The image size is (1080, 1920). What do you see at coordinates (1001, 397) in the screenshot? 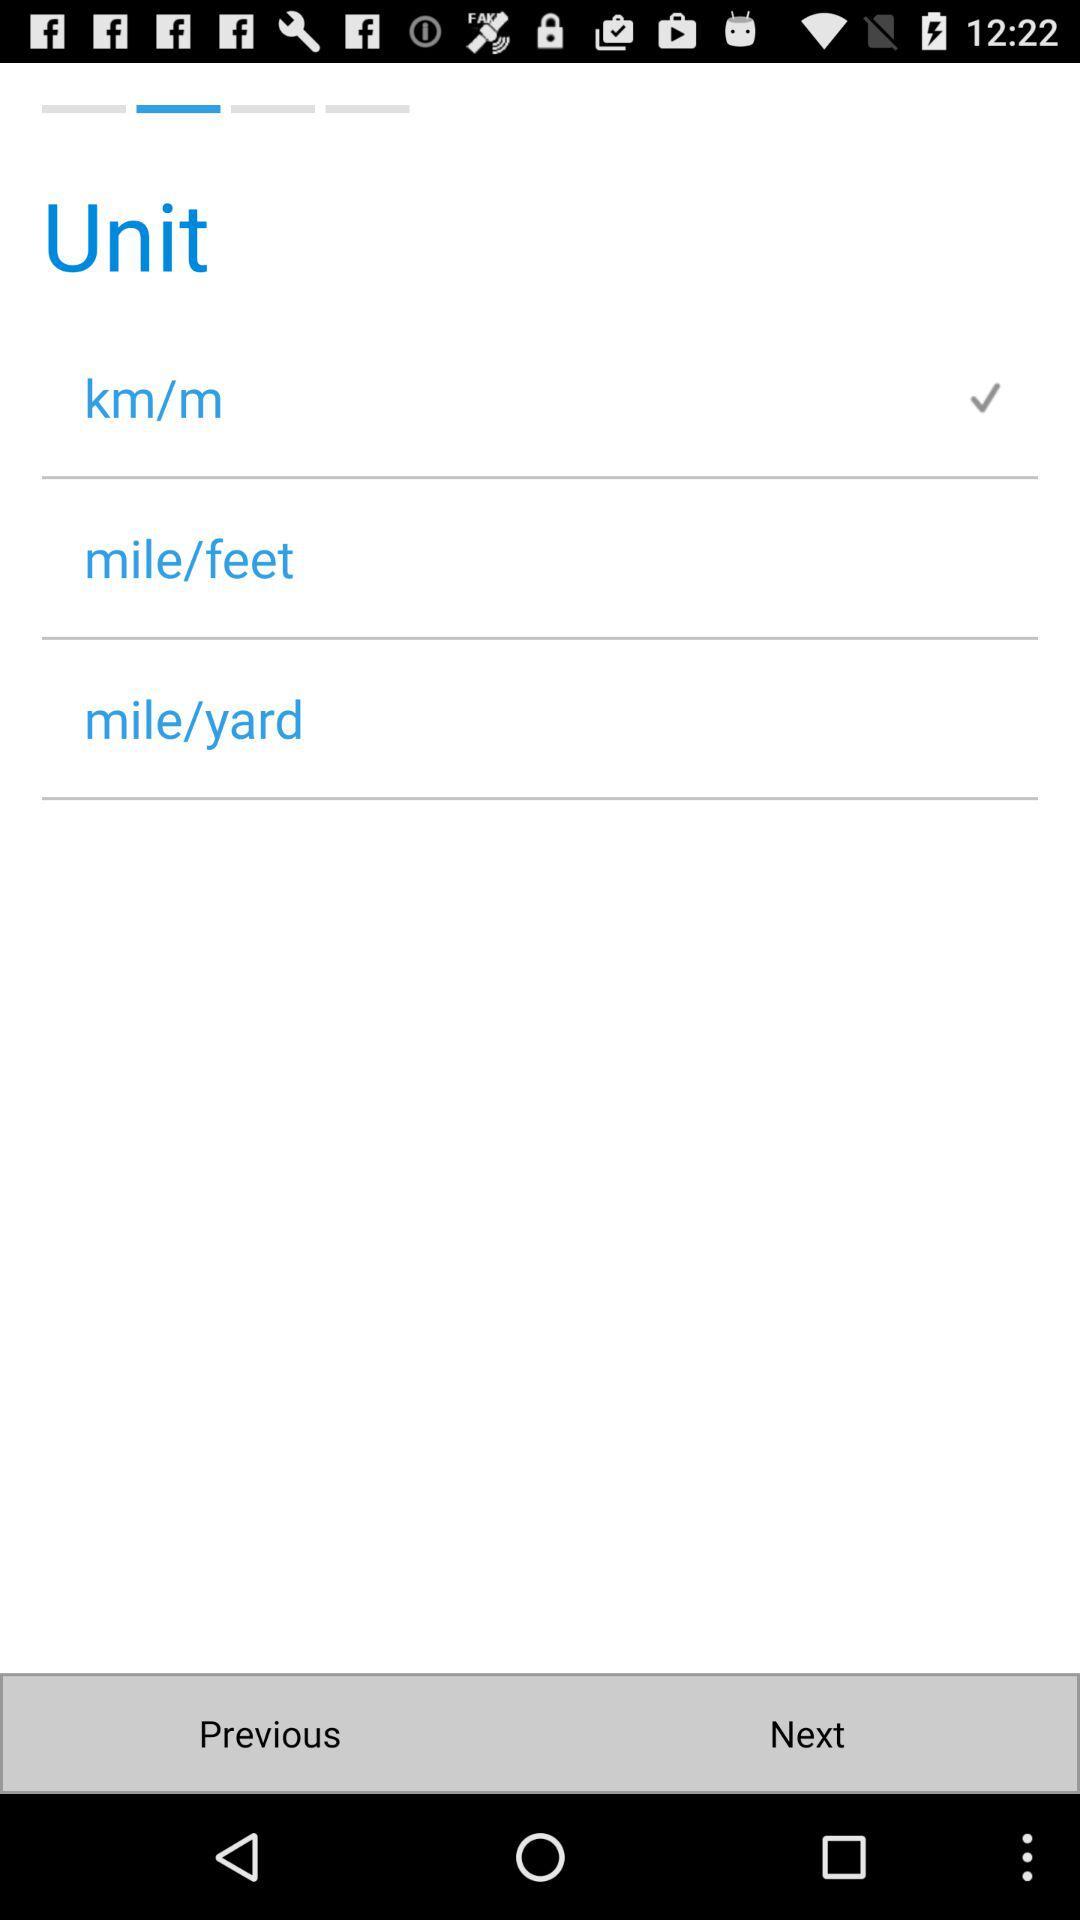
I see `item next to the km/m item` at bounding box center [1001, 397].